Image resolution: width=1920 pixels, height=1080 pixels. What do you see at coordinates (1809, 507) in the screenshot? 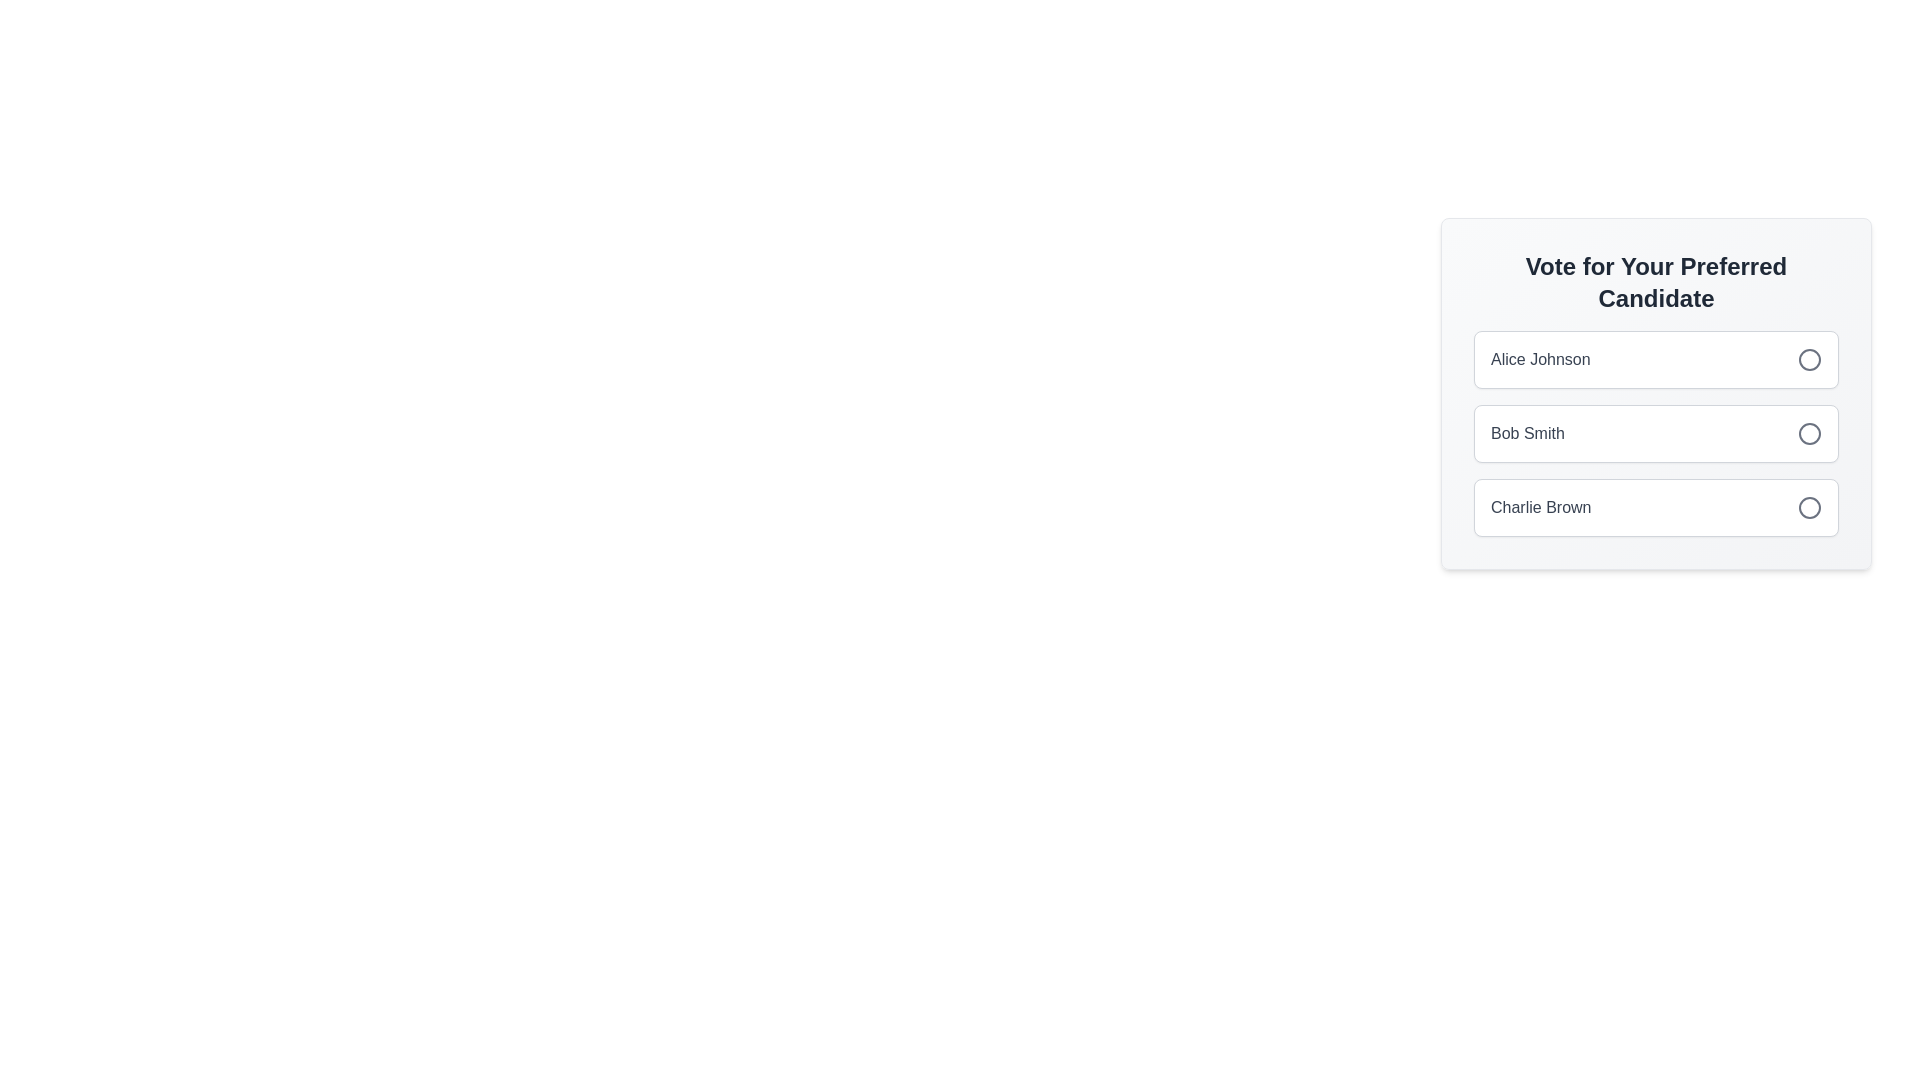
I see `the radio button with a circular icon and gray outline located in the center-right of the 'Charlie Brown' options list` at bounding box center [1809, 507].